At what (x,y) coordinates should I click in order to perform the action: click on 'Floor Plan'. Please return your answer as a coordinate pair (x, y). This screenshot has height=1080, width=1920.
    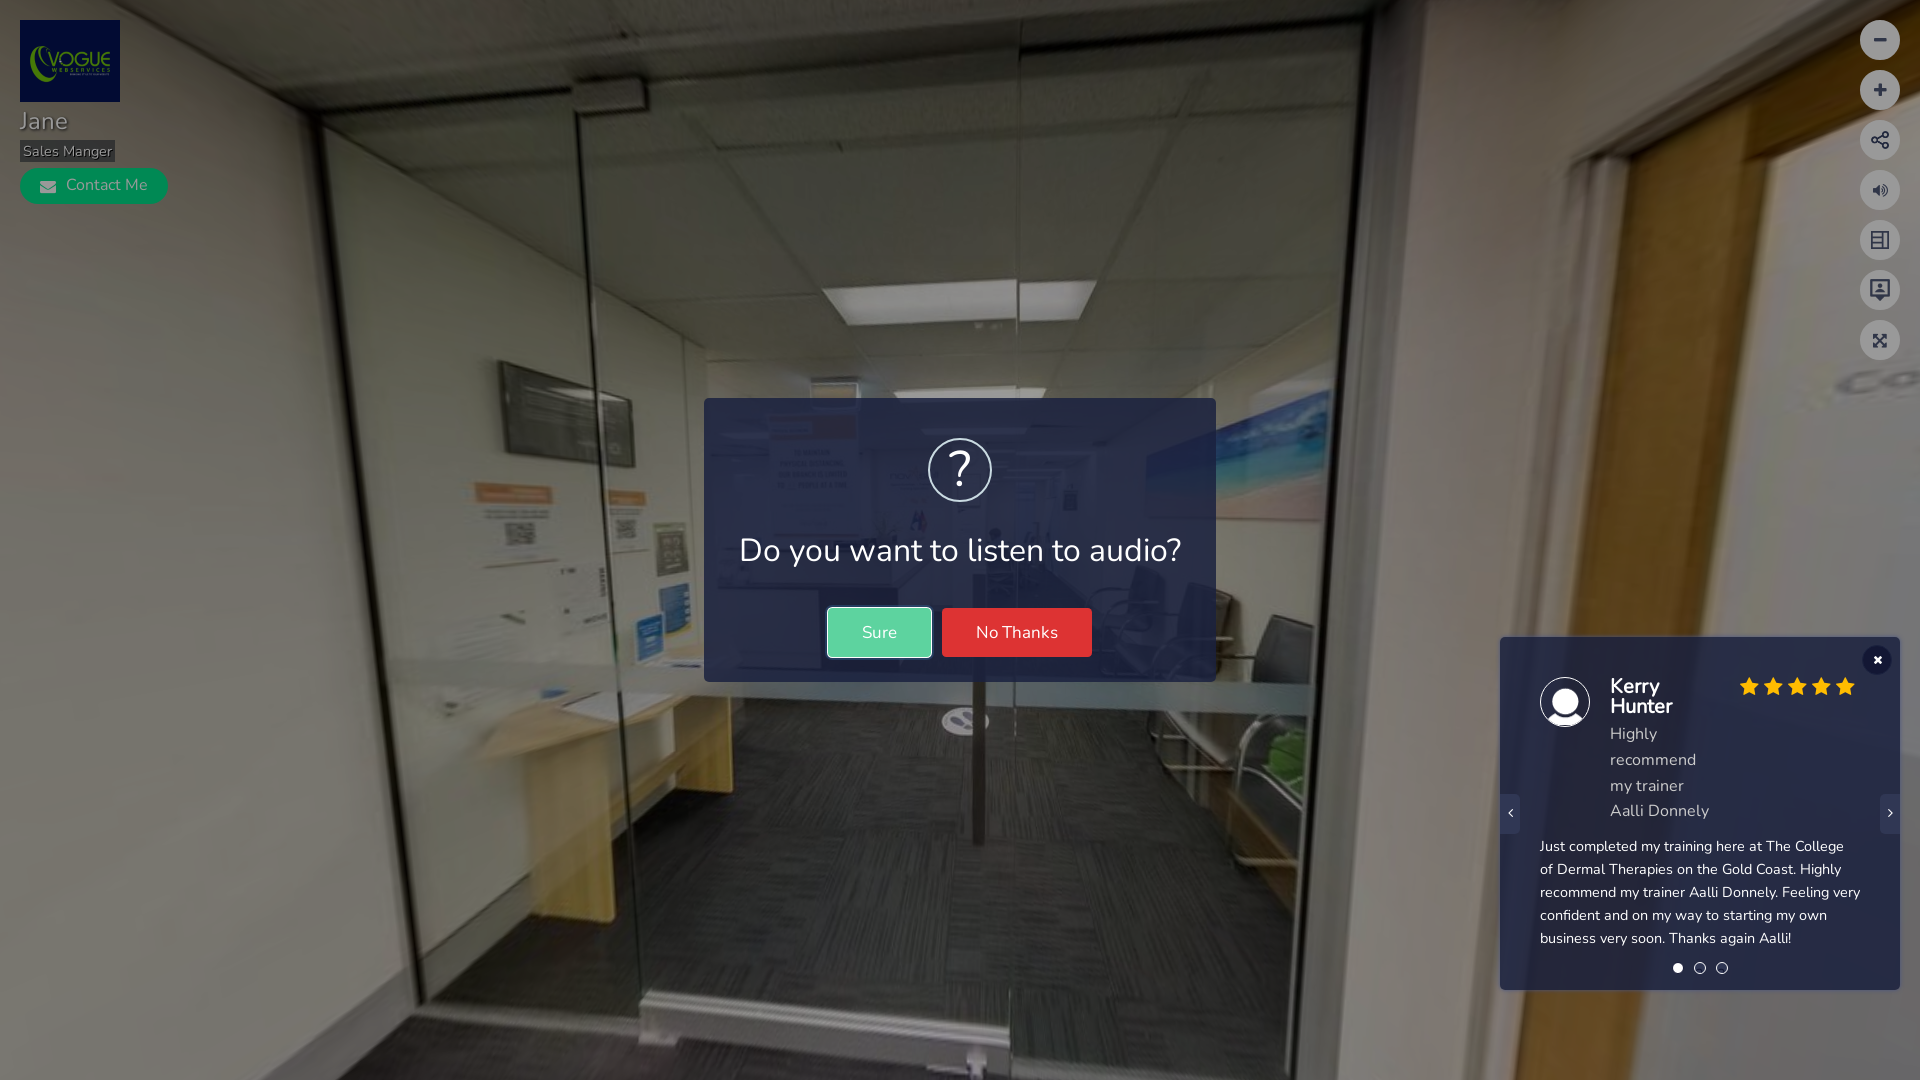
    Looking at the image, I should click on (1879, 238).